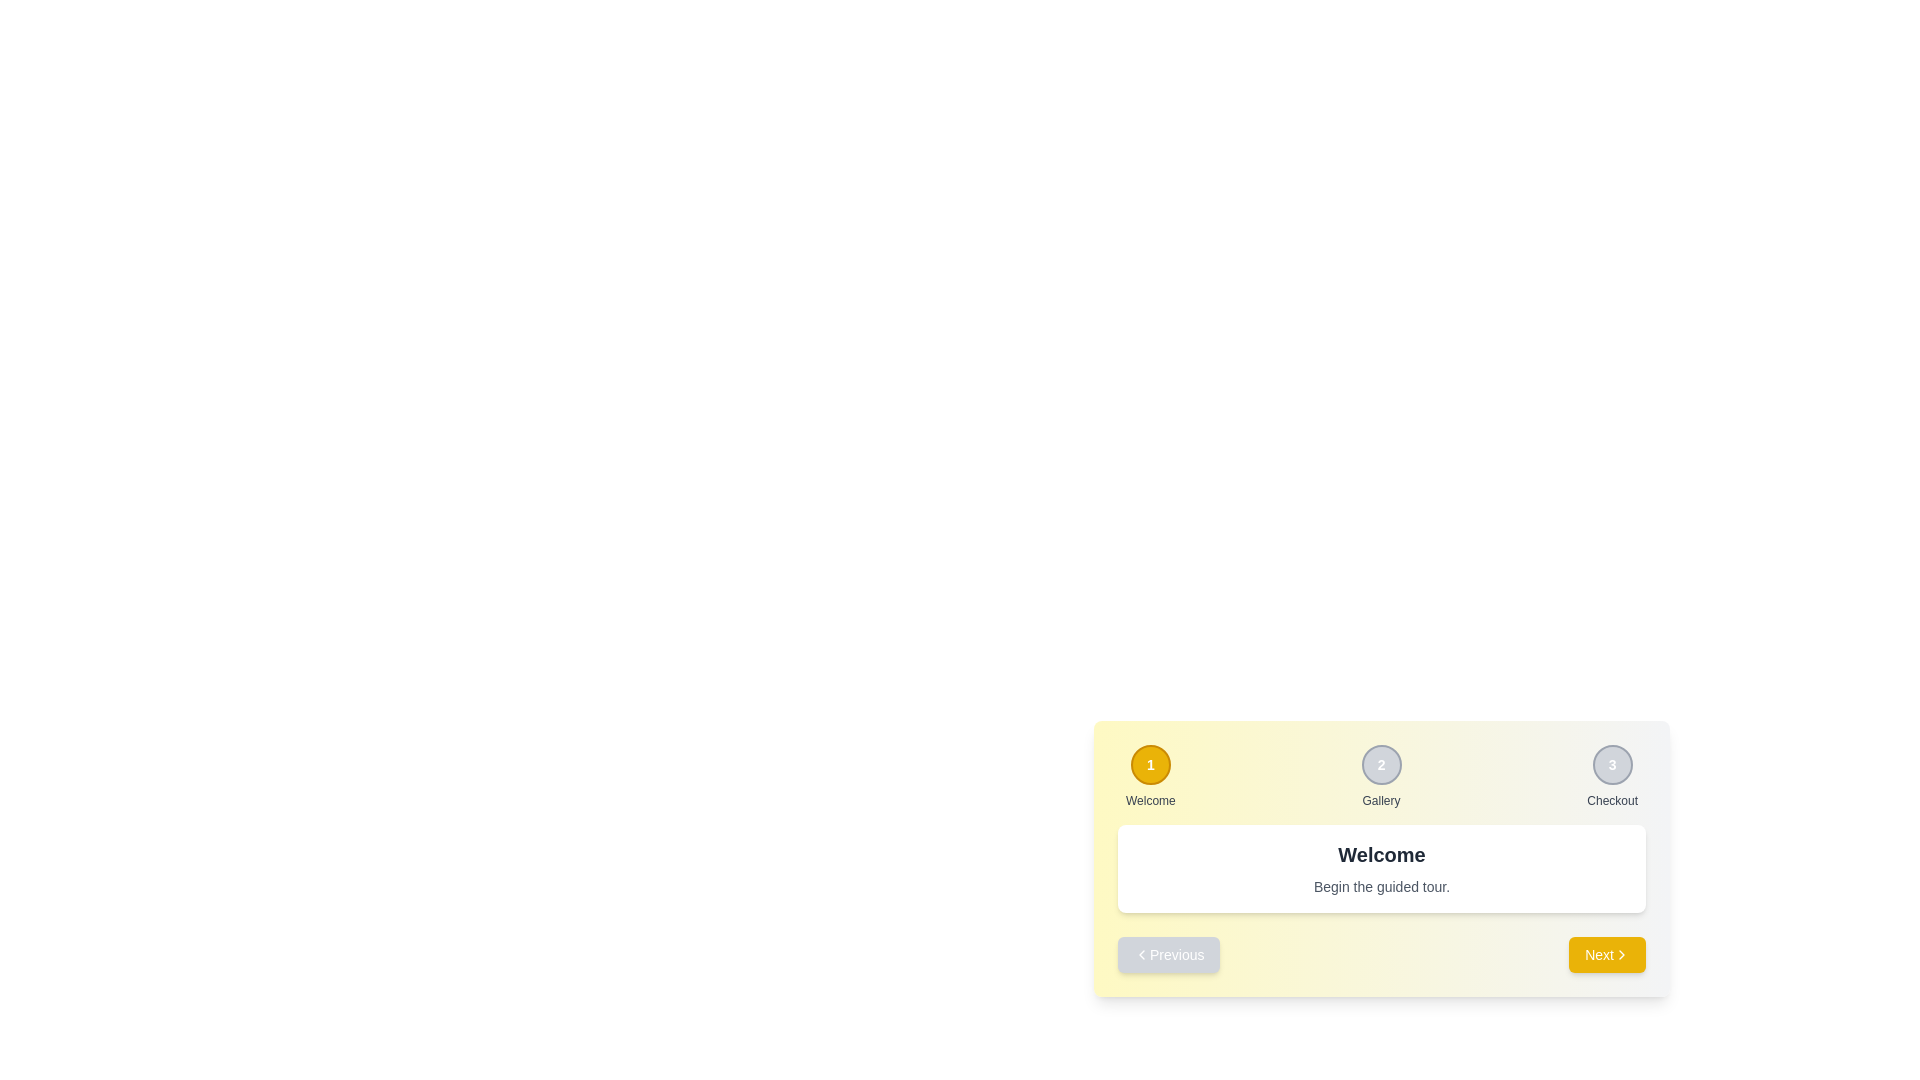 This screenshot has width=1920, height=1080. I want to click on the 'Welcome' label, which is a small, light gray text component located beneath a circular yellow icon with the number '1', in the top-left corner of the navigational panel, so click(1150, 800).